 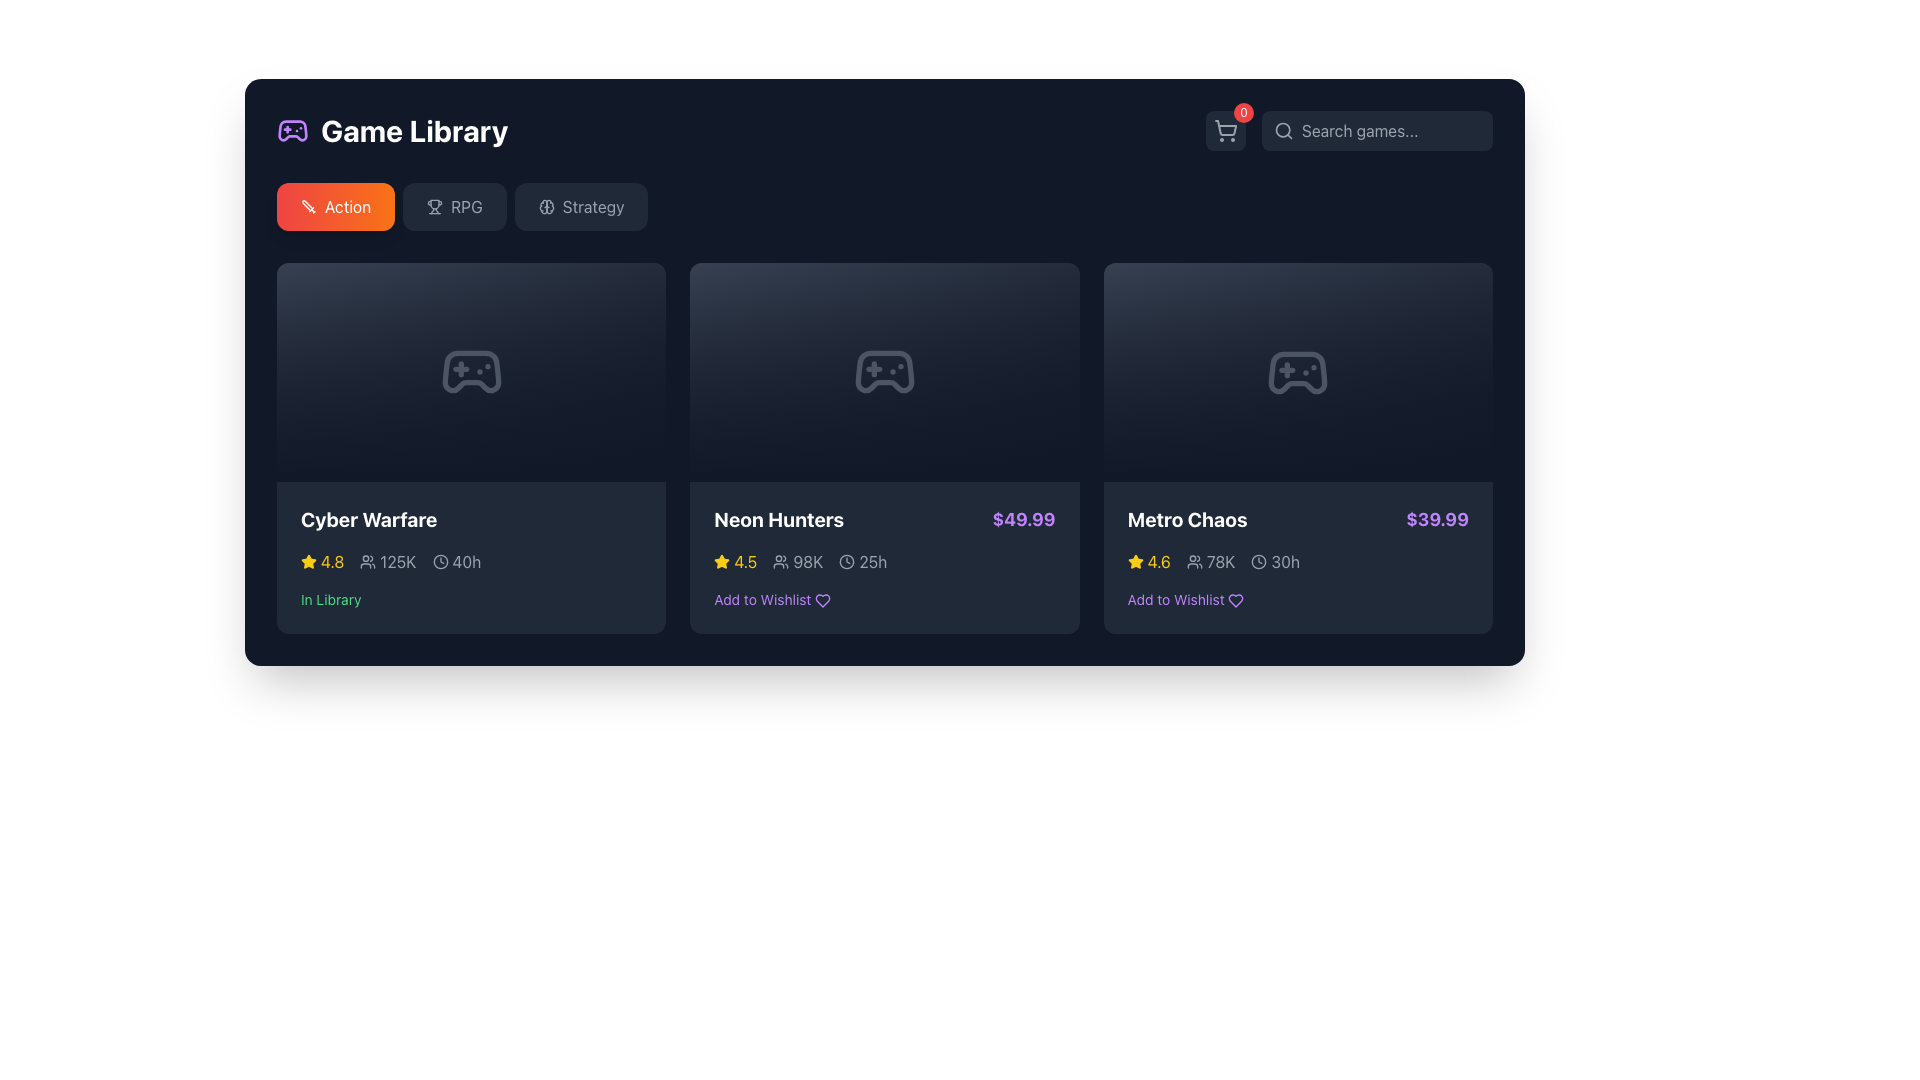 I want to click on the game controller icon, which is a graphical representation styled in purple and located next to the 'Game Library' text in the top left corner of the interface, so click(x=291, y=130).